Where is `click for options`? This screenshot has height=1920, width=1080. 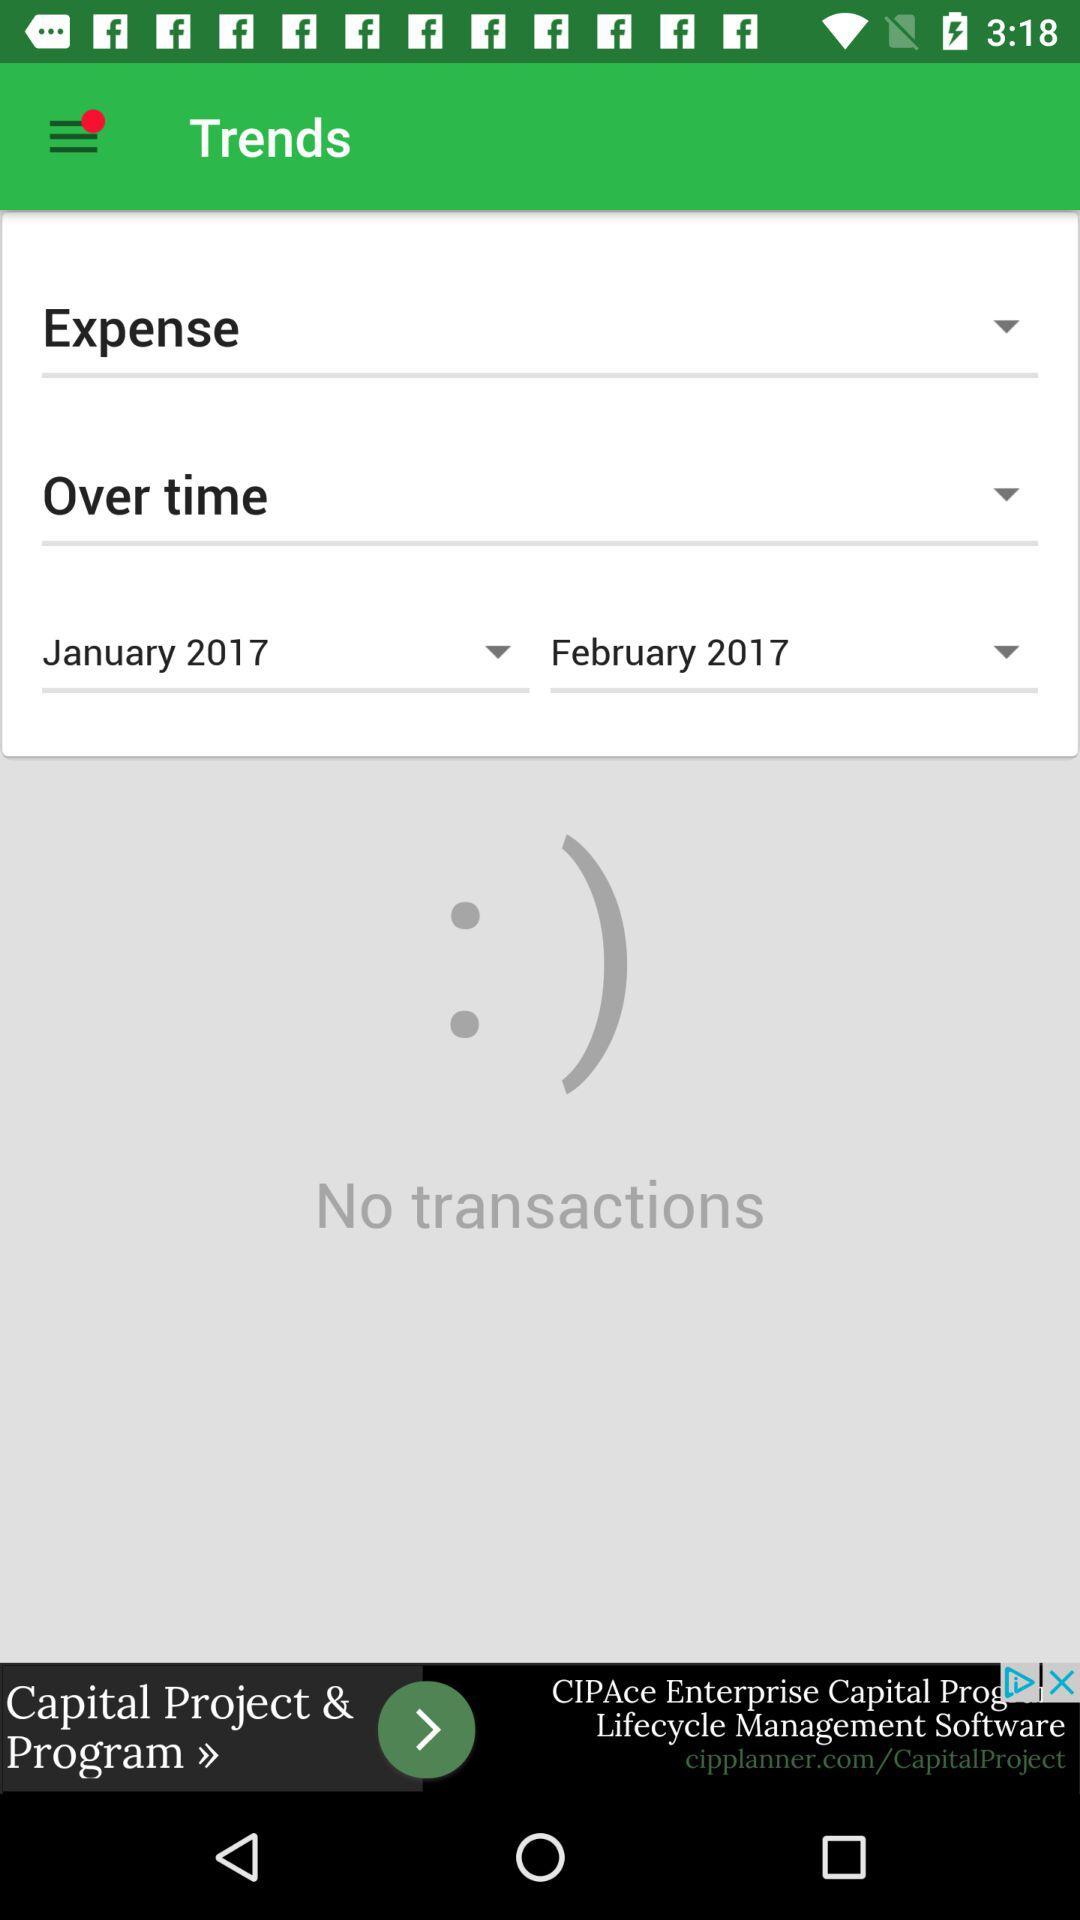 click for options is located at coordinates (72, 135).